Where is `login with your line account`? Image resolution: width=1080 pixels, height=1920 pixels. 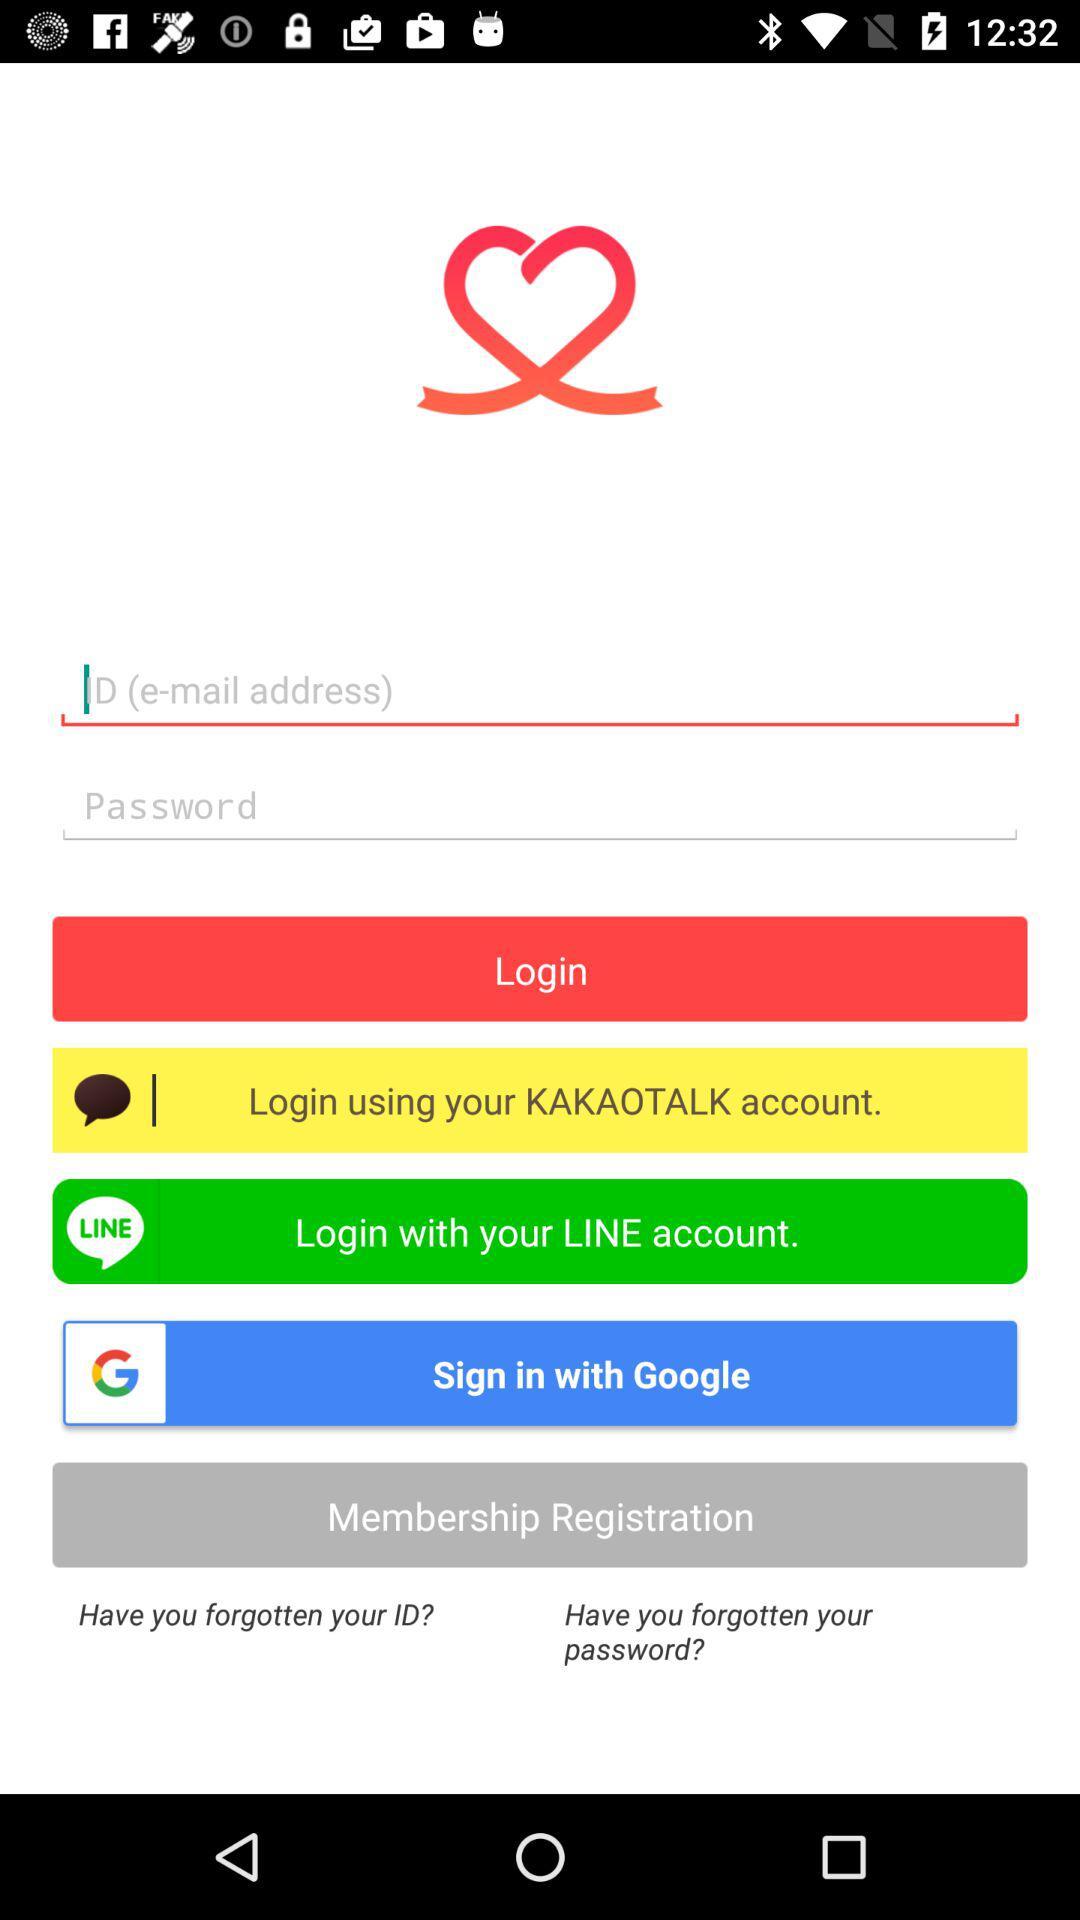
login with your line account is located at coordinates (540, 1230).